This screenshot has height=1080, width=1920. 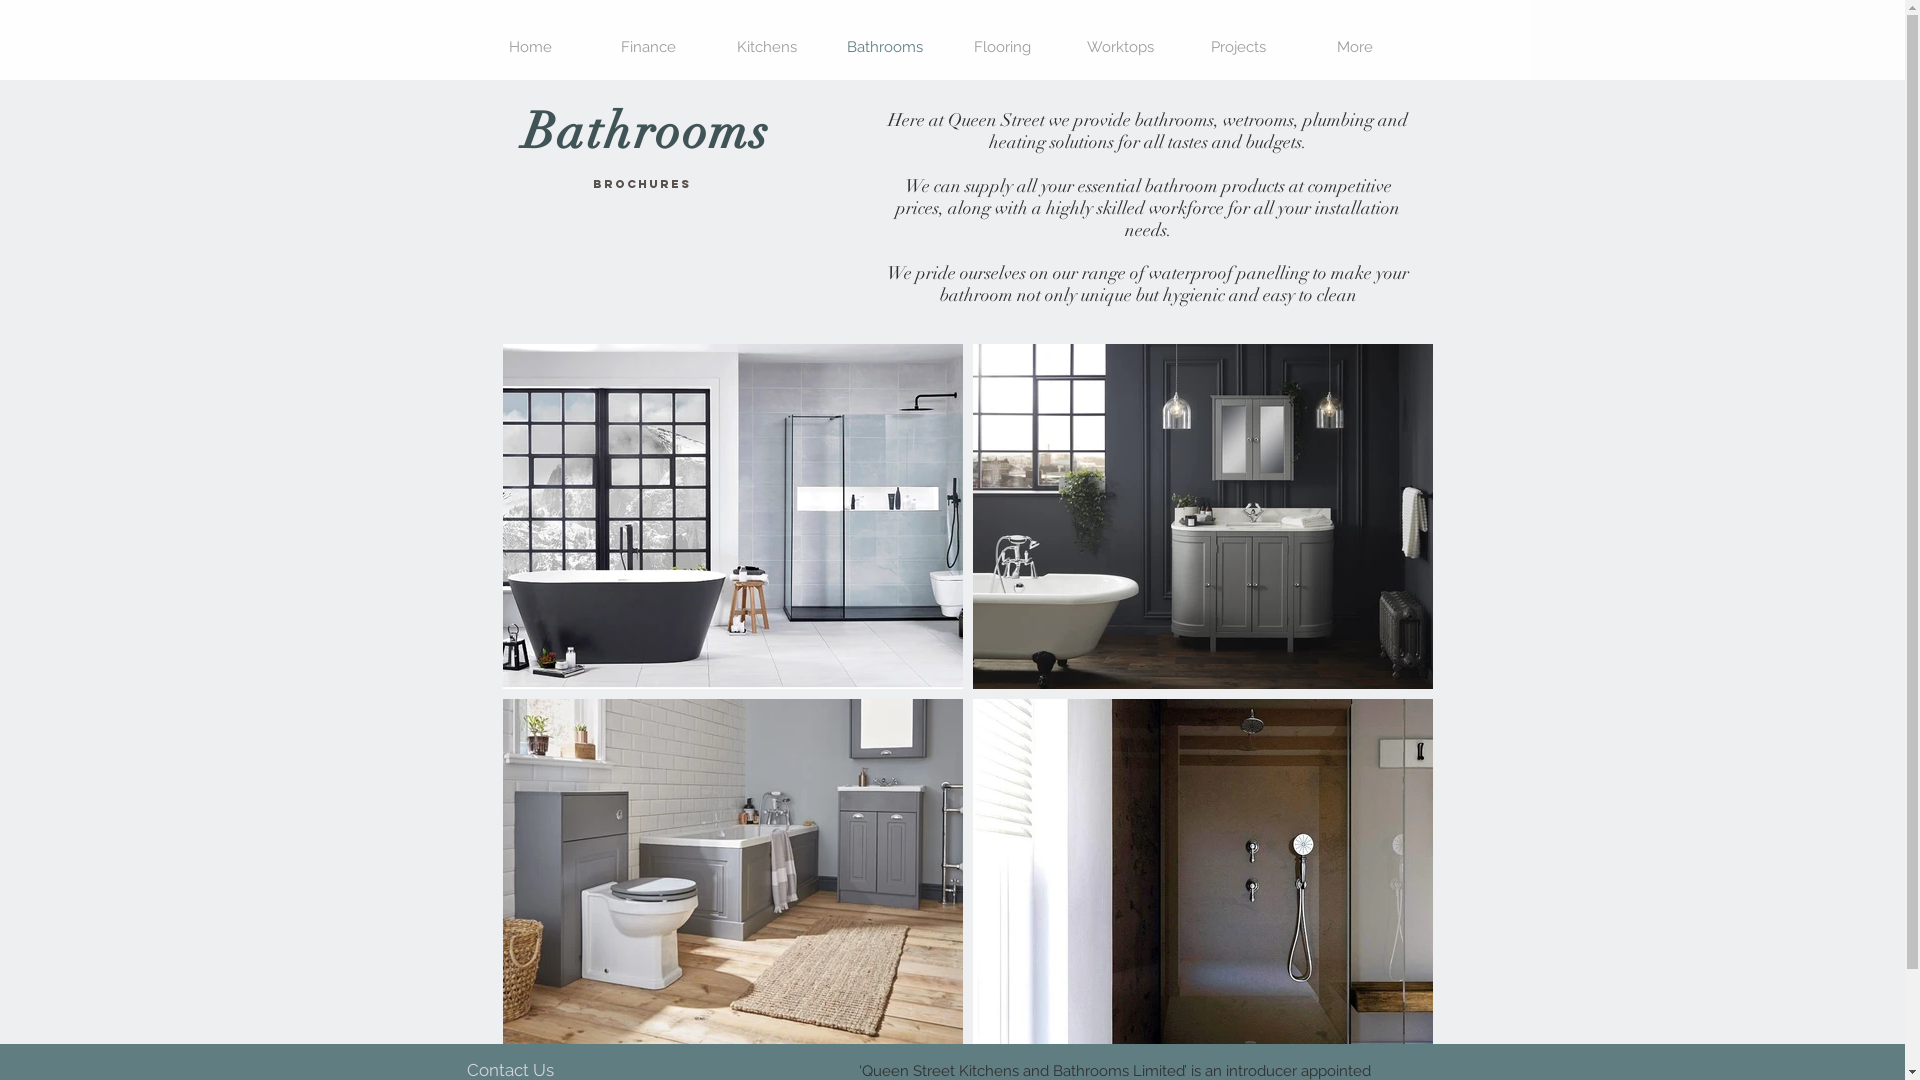 What do you see at coordinates (1003, 46) in the screenshot?
I see `'Flooring'` at bounding box center [1003, 46].